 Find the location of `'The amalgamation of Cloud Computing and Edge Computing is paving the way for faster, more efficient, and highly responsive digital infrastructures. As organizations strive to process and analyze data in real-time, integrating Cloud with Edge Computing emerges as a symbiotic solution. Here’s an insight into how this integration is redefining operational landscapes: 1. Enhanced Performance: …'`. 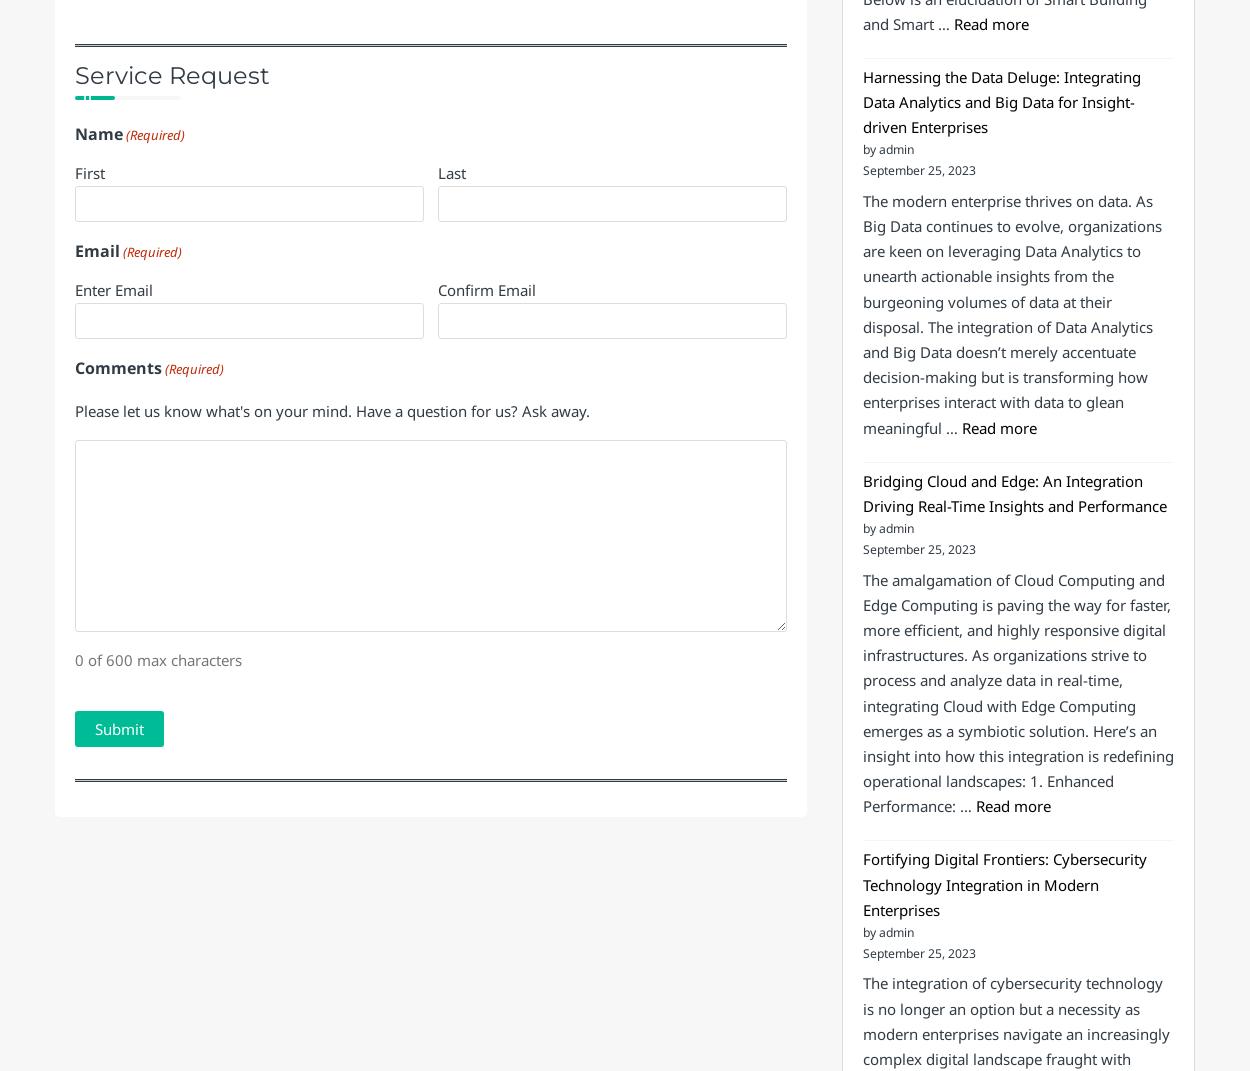

'The amalgamation of Cloud Computing and Edge Computing is paving the way for faster, more efficient, and highly responsive digital infrastructures. As organizations strive to process and analyze data in real-time, integrating Cloud with Edge Computing emerges as a symbiotic solution. Here’s an insight into how this integration is redefining operational landscapes: 1. Enhanced Performance: …' is located at coordinates (861, 692).